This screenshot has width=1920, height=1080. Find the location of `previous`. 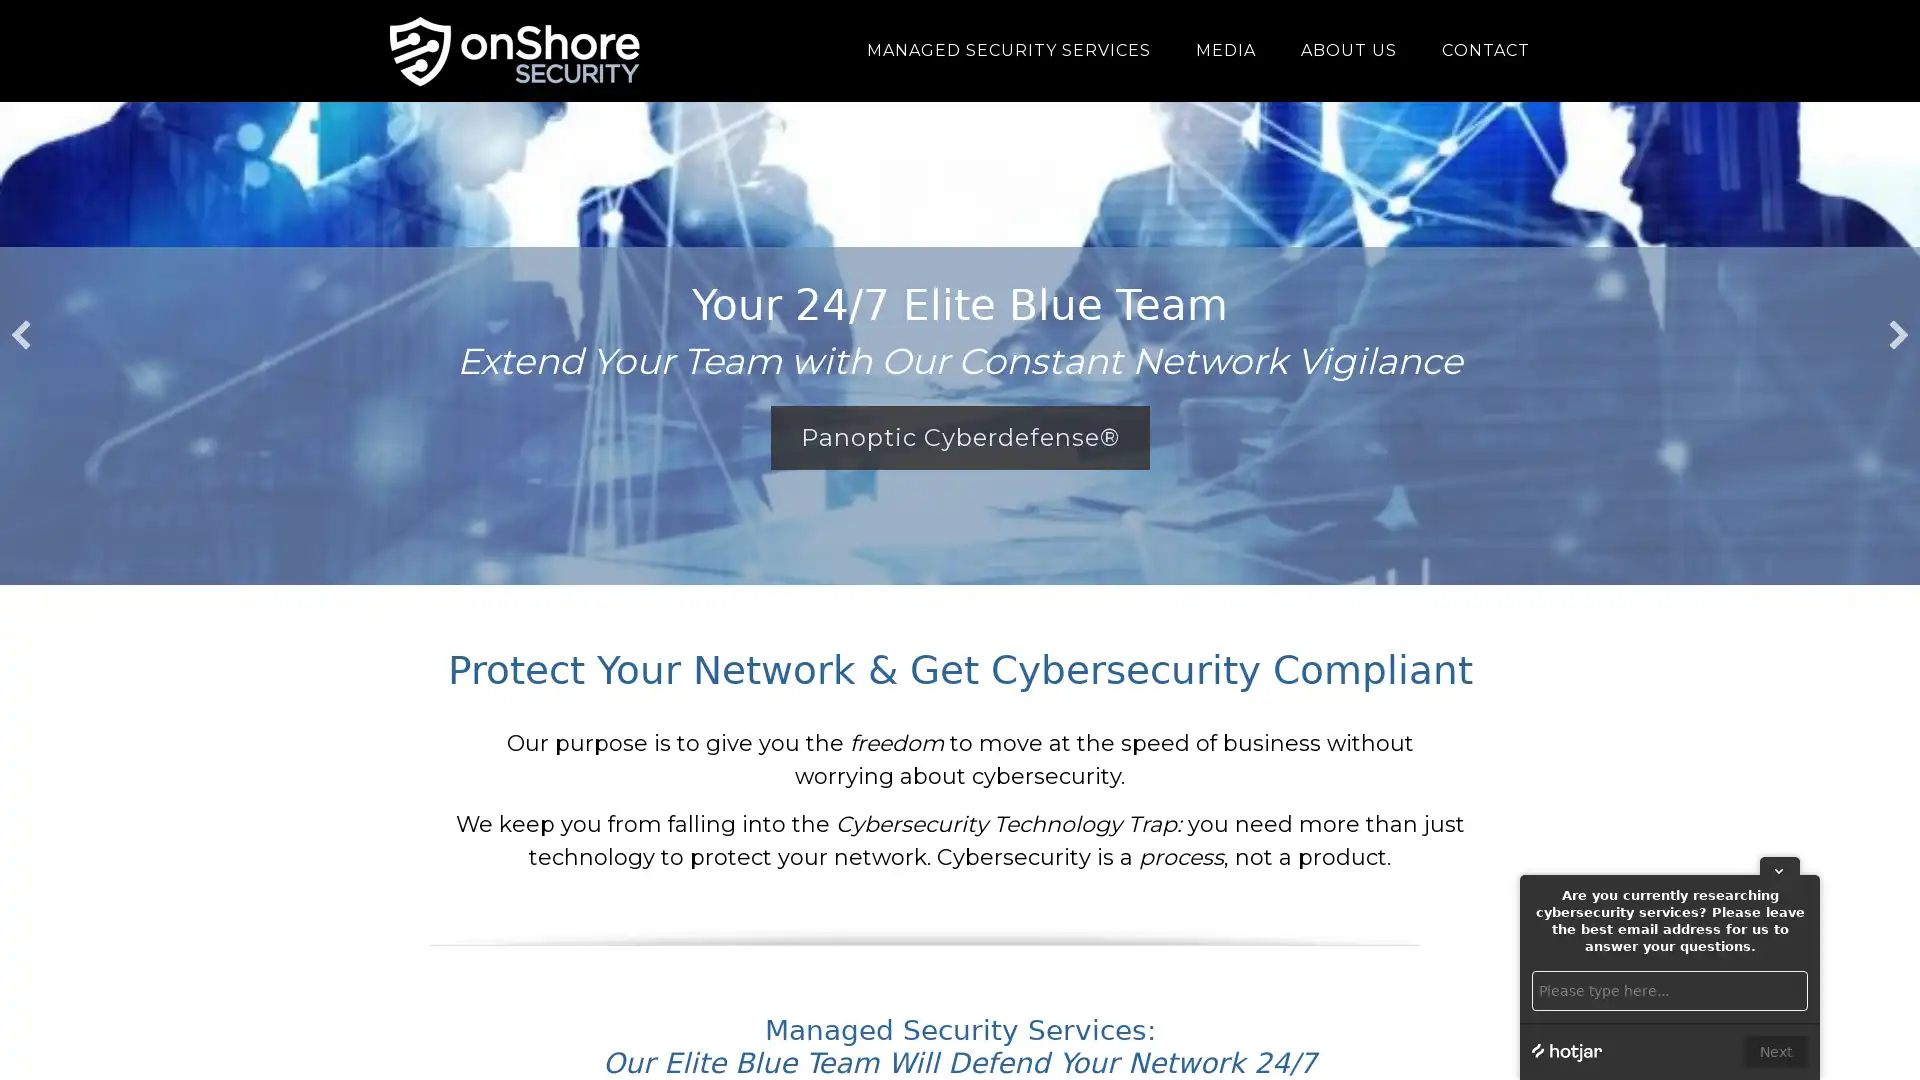

previous is located at coordinates (20, 334).